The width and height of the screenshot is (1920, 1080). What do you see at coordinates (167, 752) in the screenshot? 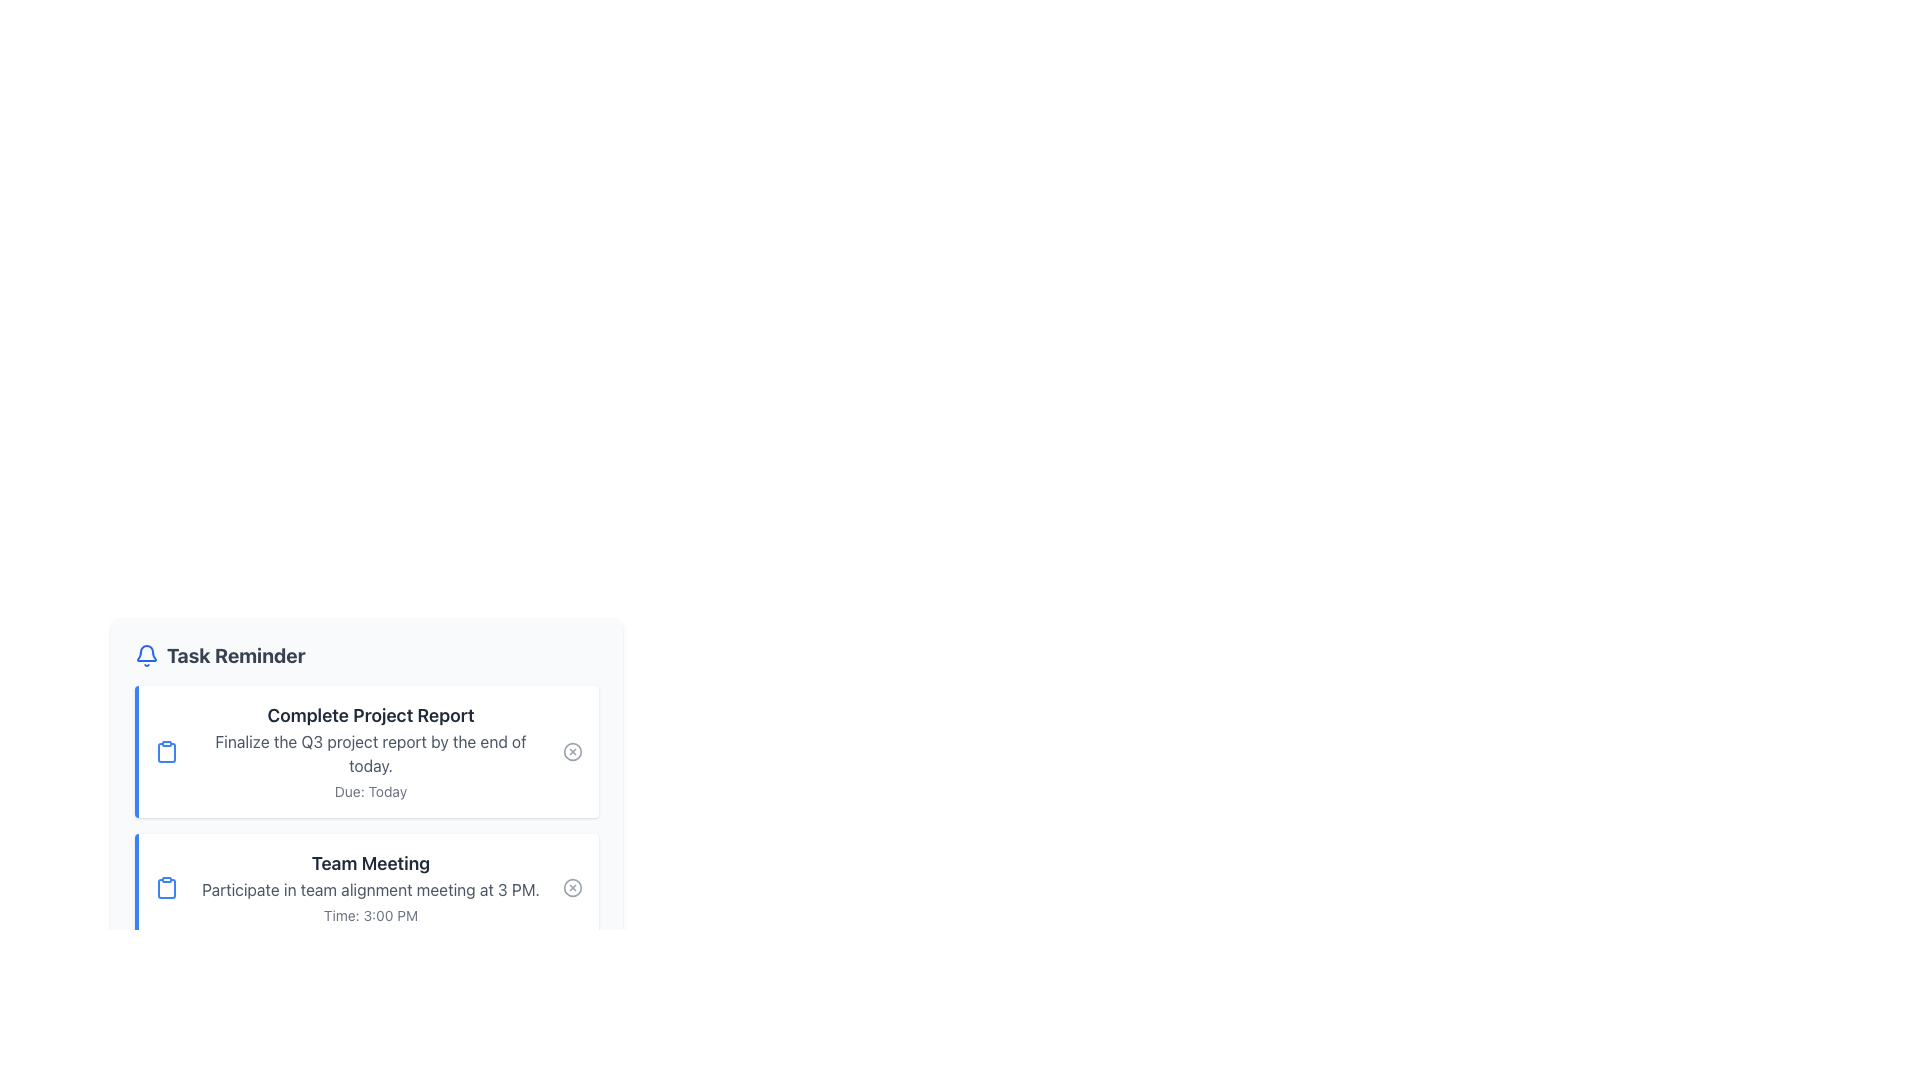
I see `the SVG icon representing the task urgency next to the 'Complete Project Report' title under the 'Task Reminder' heading` at bounding box center [167, 752].